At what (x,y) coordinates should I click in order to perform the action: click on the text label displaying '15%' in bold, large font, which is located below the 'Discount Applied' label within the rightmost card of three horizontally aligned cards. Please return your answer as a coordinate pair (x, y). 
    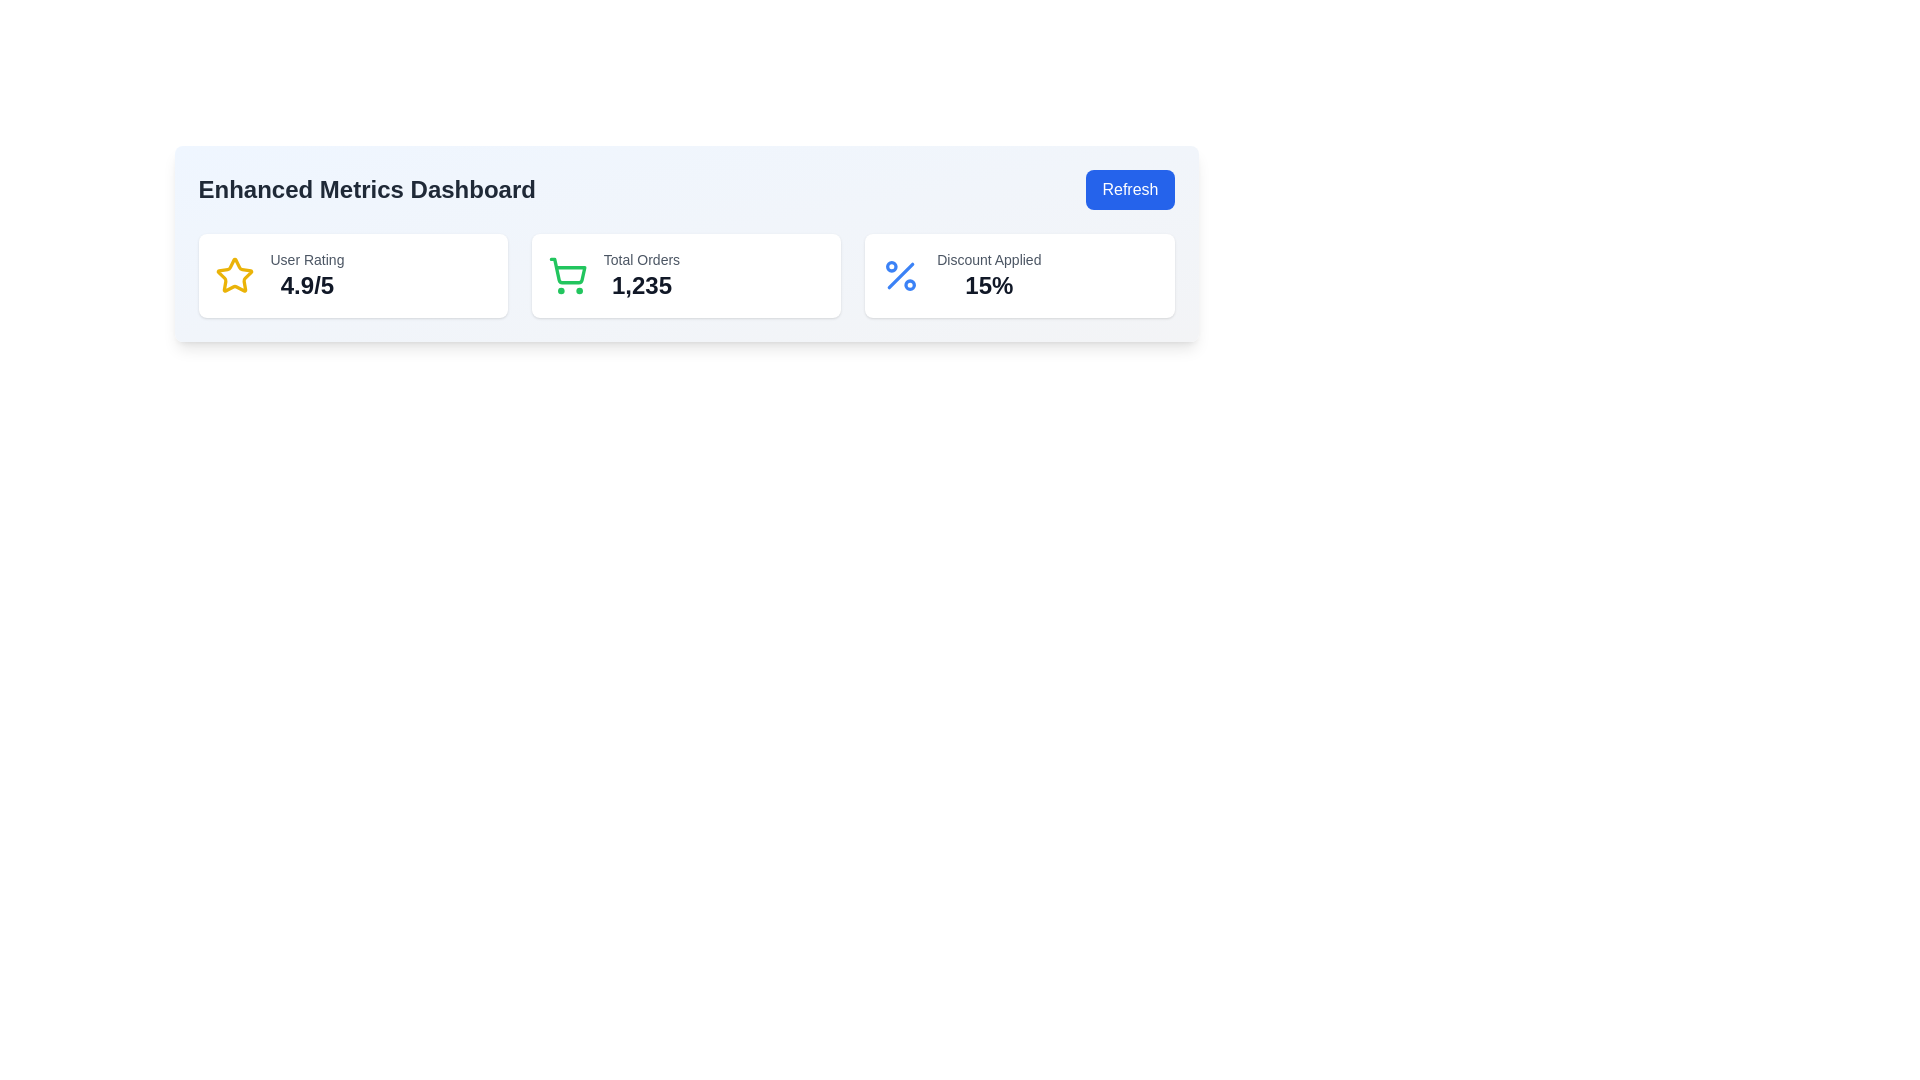
    Looking at the image, I should click on (989, 285).